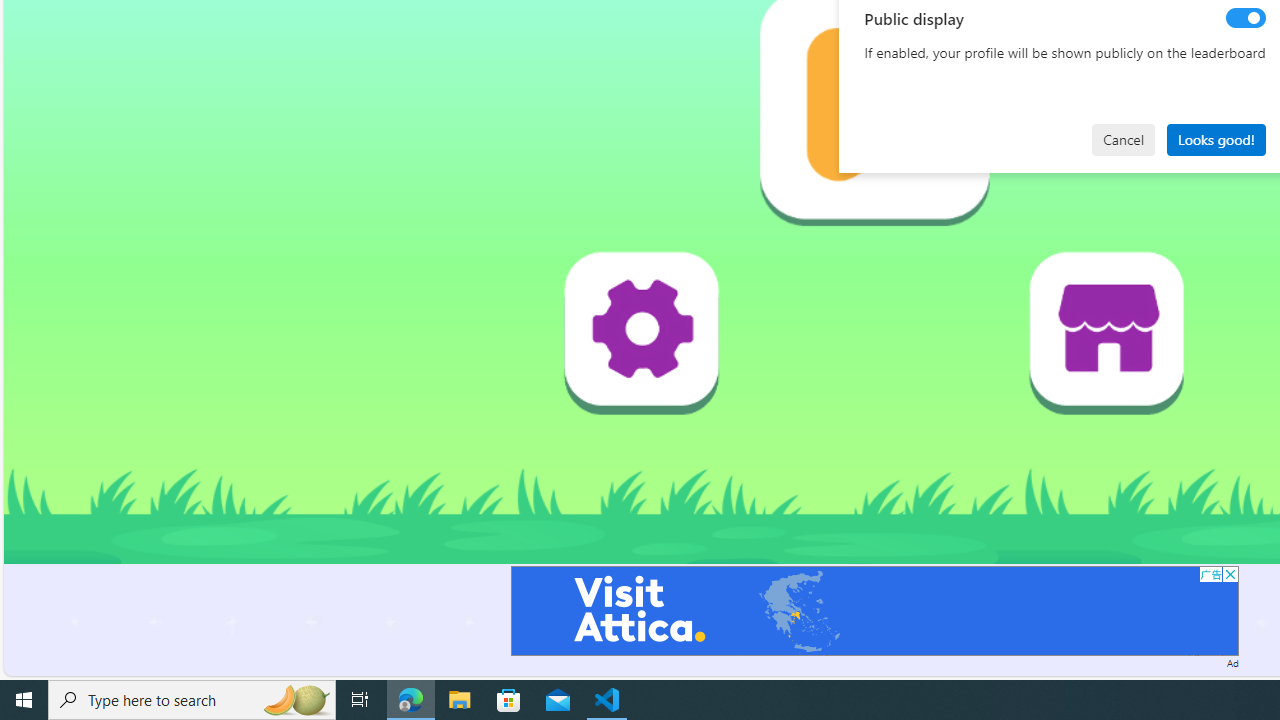 This screenshot has width=1280, height=720. I want to click on 'AutomationID: cbb', so click(1229, 574).